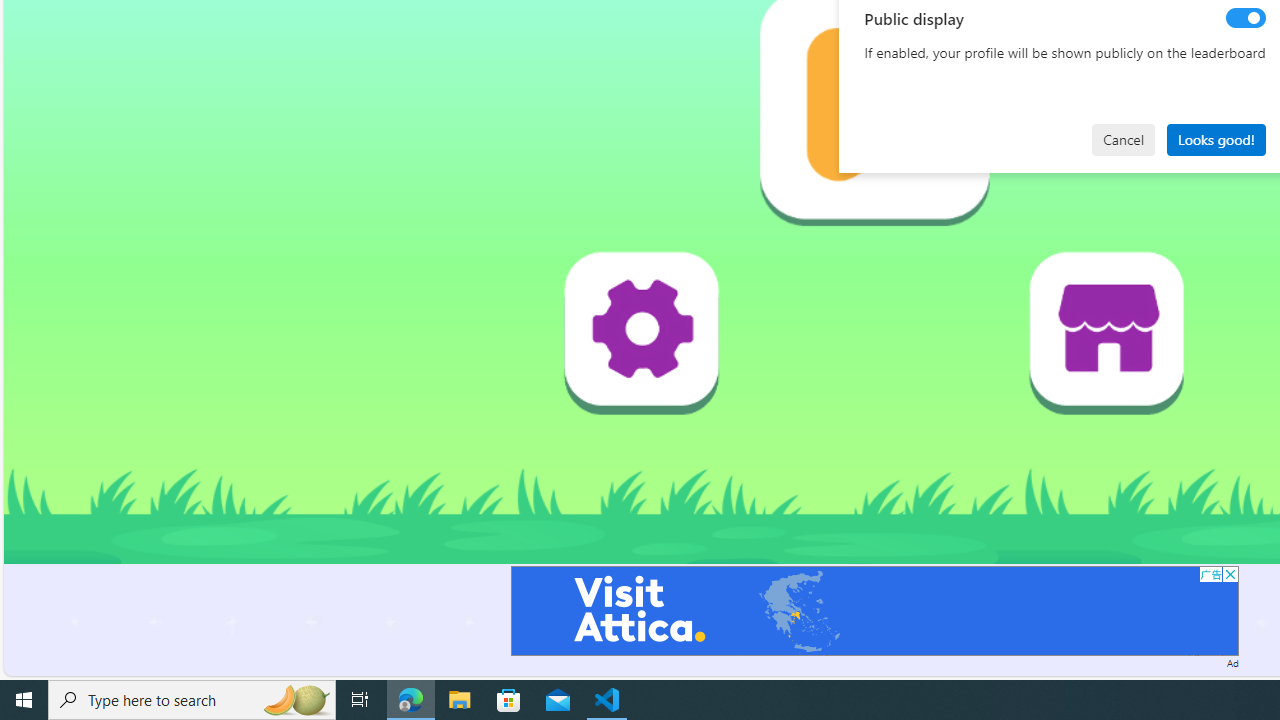 This screenshot has width=1280, height=720. I want to click on 'AutomationID: cbb', so click(1229, 574).